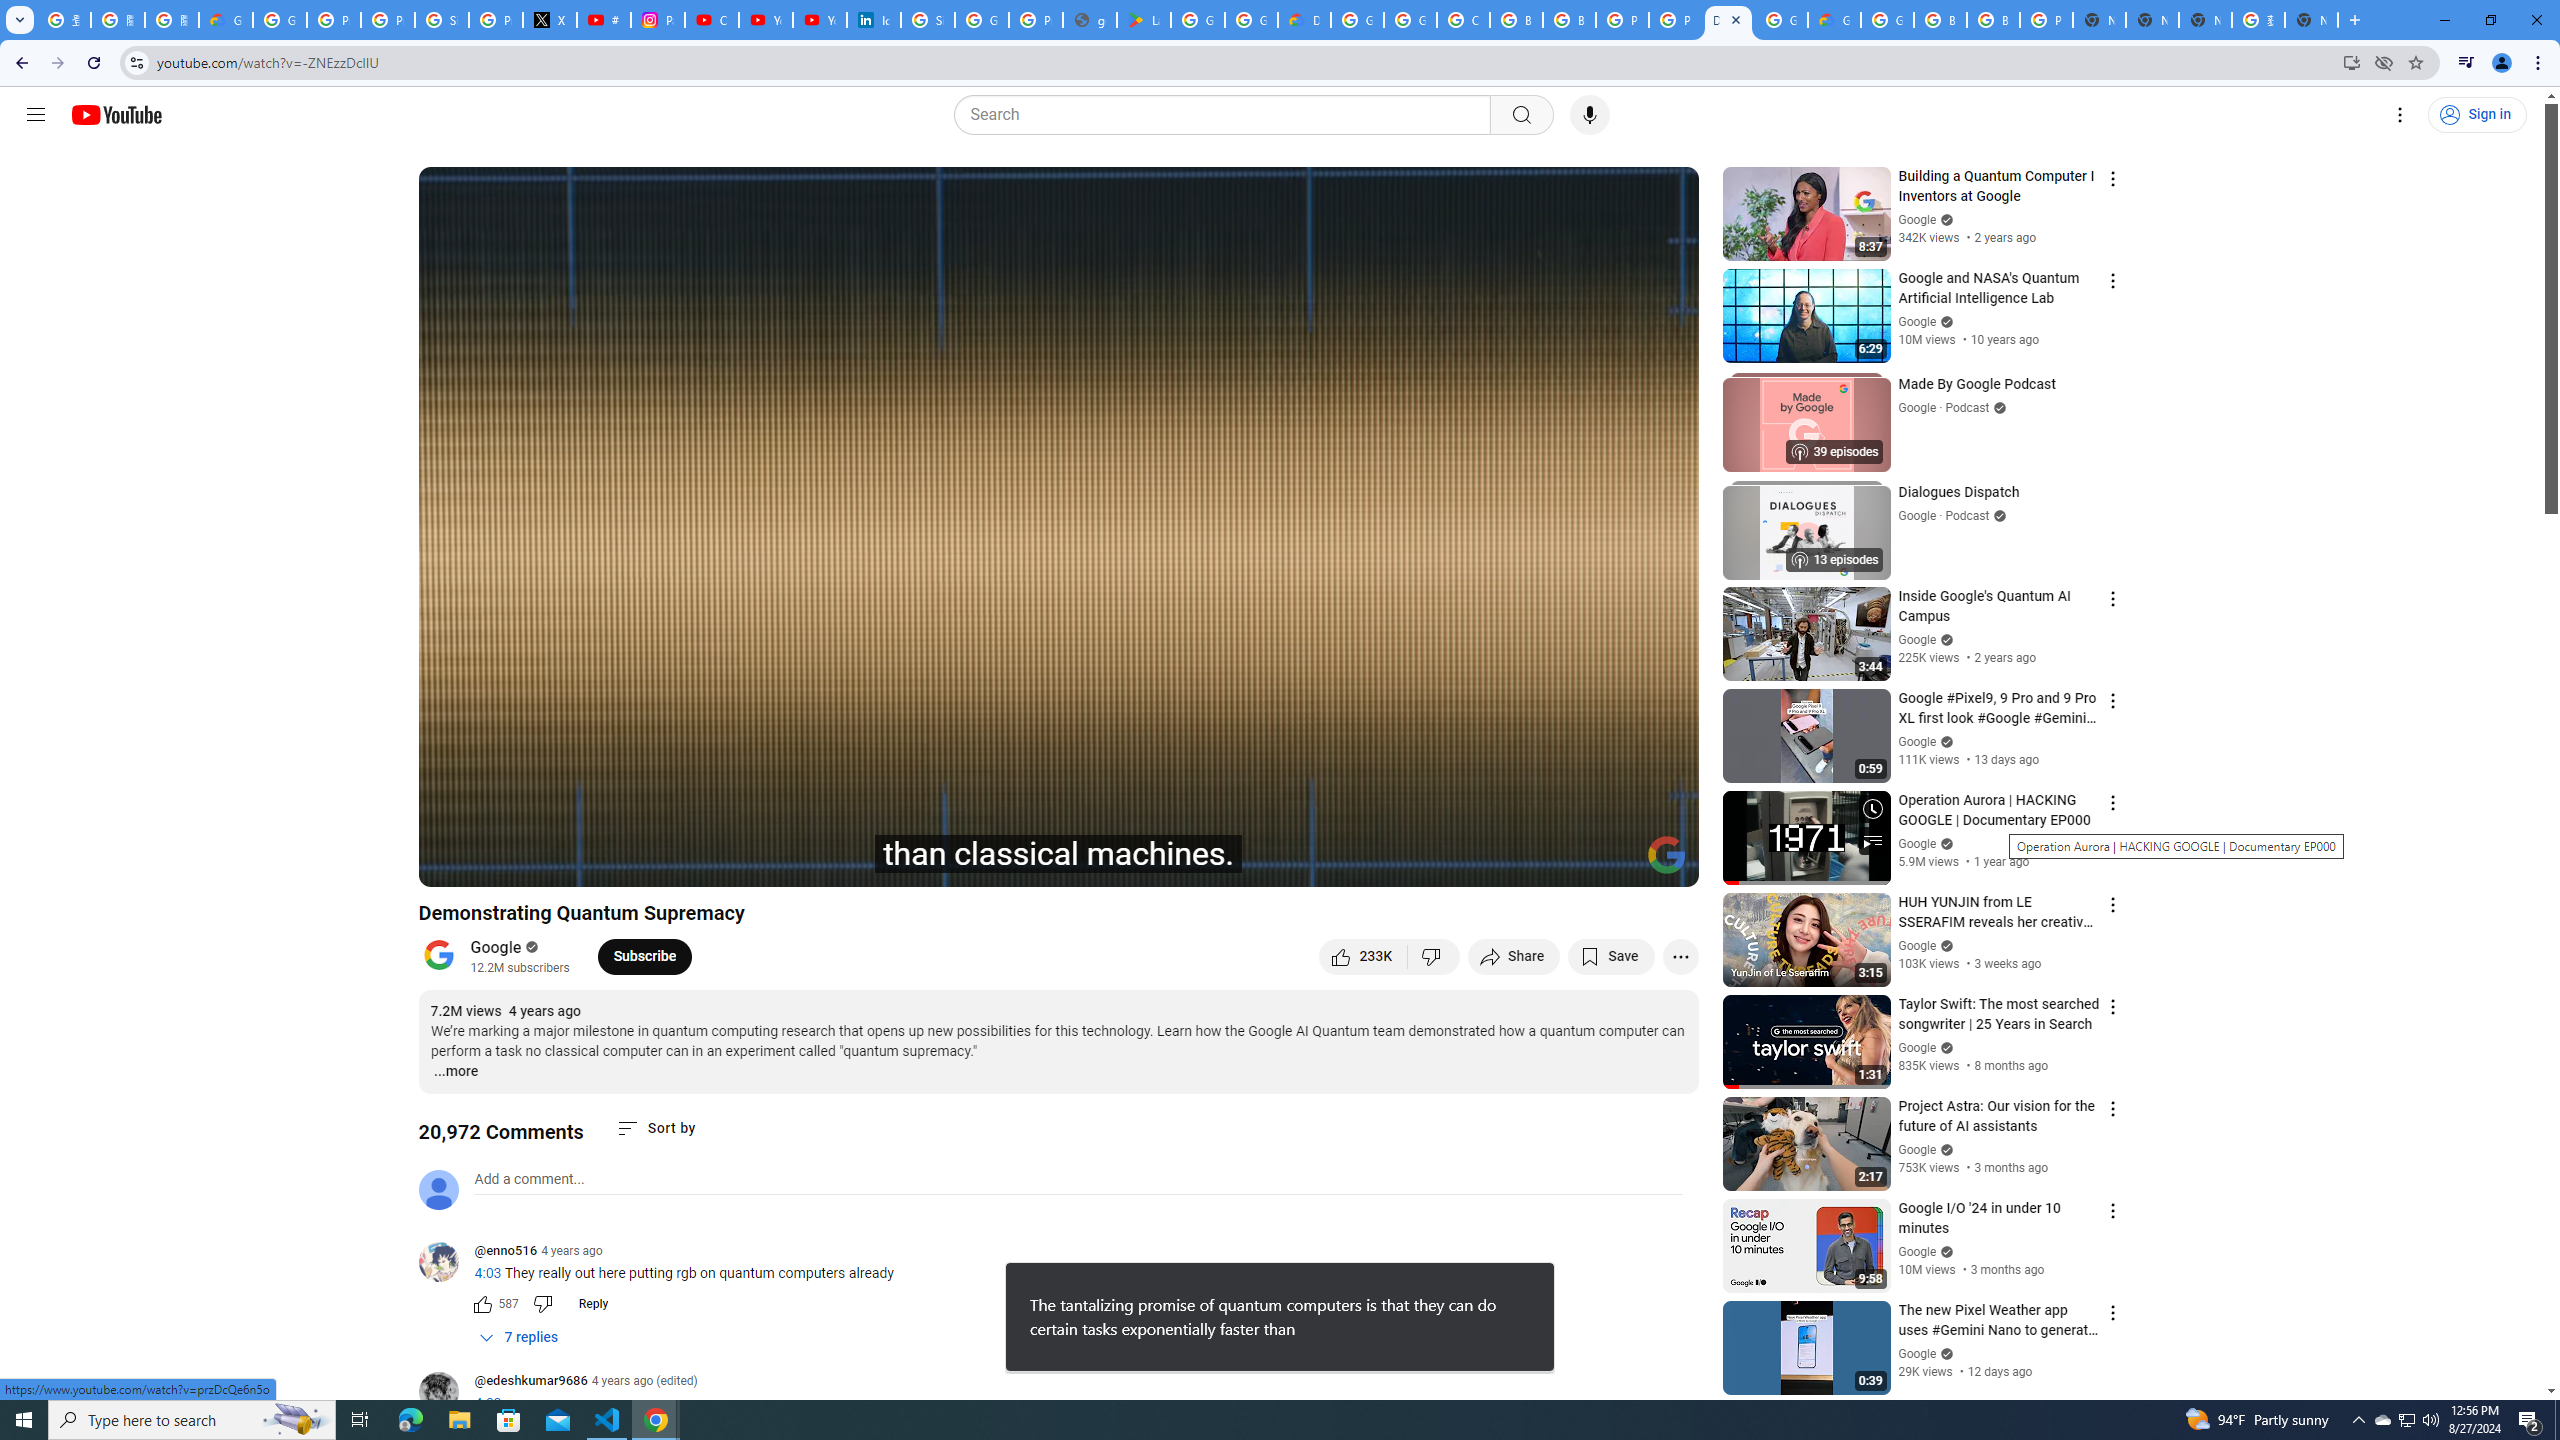 The width and height of the screenshot is (2560, 1440). I want to click on 'More actions', so click(1679, 955).